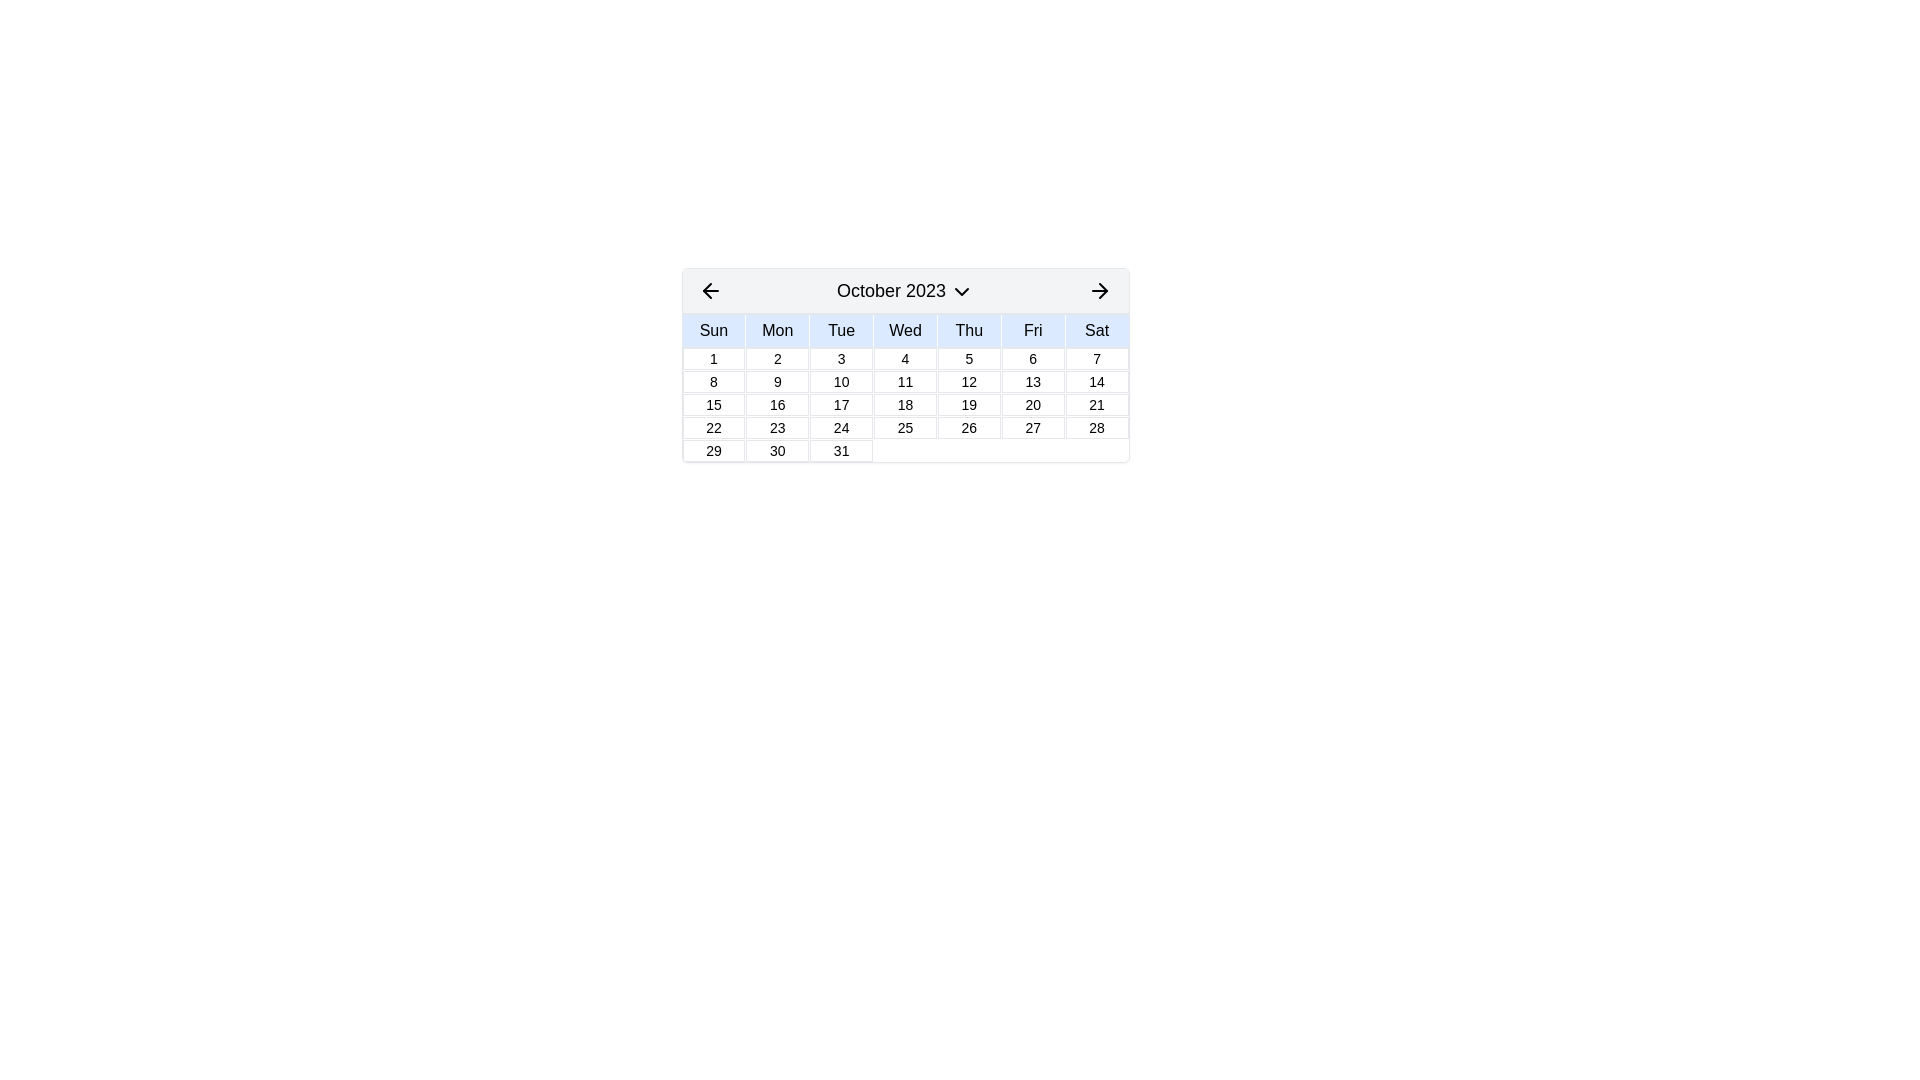 This screenshot has height=1080, width=1920. Describe the element at coordinates (1033, 381) in the screenshot. I see `the TextDisplay cell containing the number '13' in the calendar grid` at that location.